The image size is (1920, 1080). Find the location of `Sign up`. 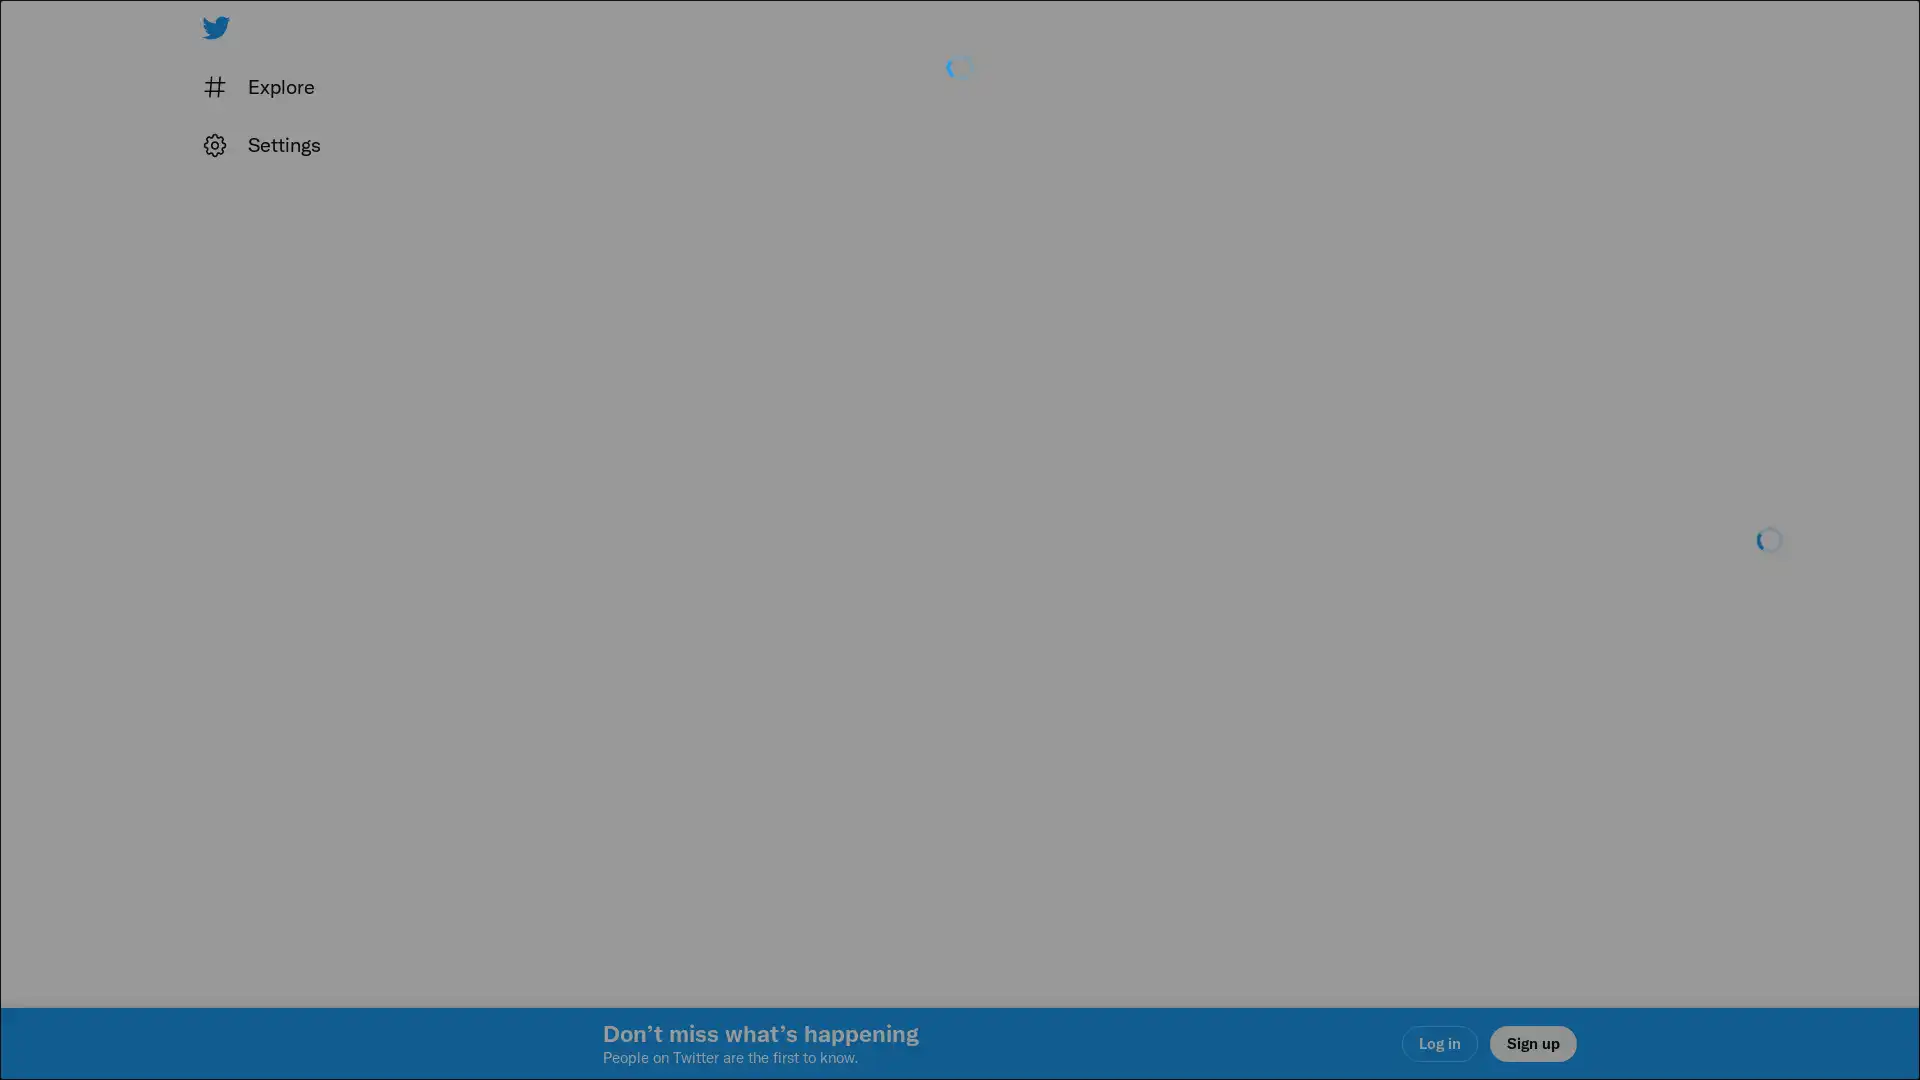

Sign up is located at coordinates (722, 681).